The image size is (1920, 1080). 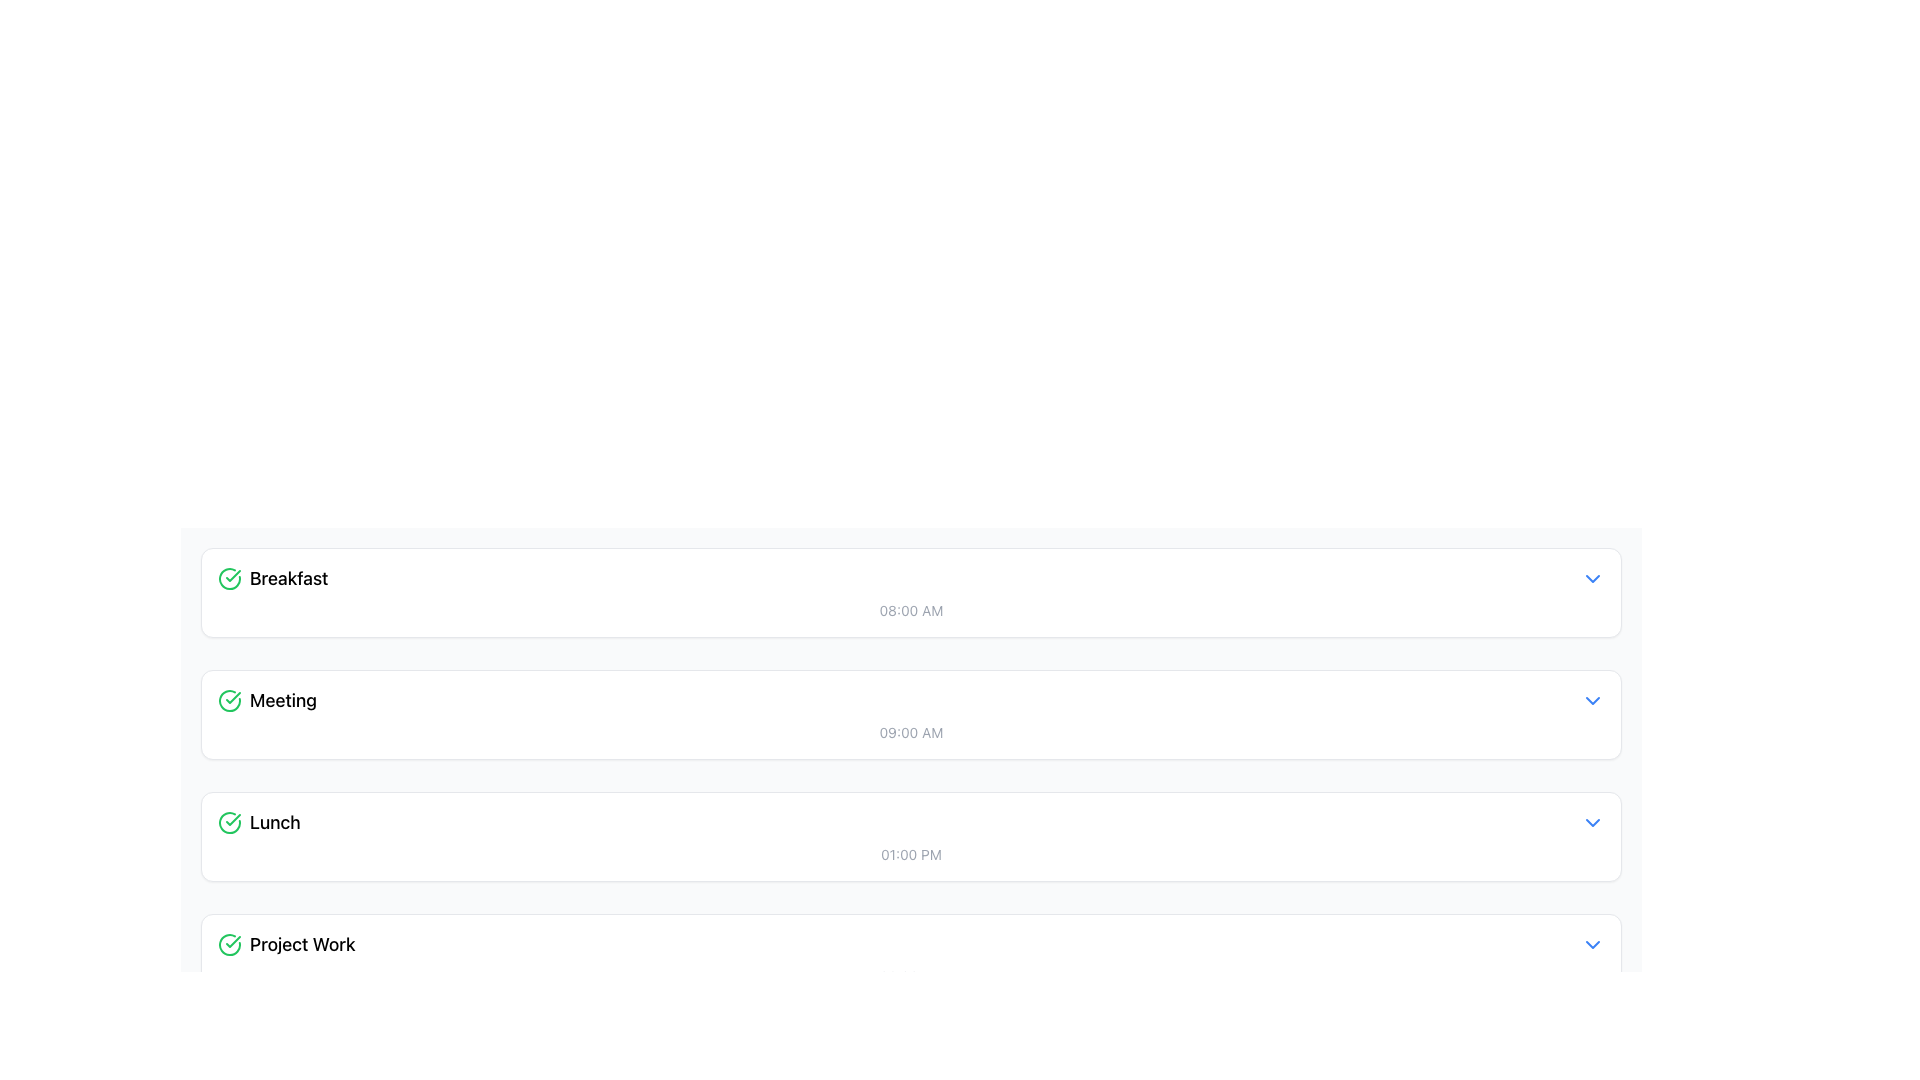 What do you see at coordinates (230, 945) in the screenshot?
I see `the status indicator icon for the 'Project Work' task, which is located at the leftmost part of the horizontal layout containing the text 'Project Work'` at bounding box center [230, 945].